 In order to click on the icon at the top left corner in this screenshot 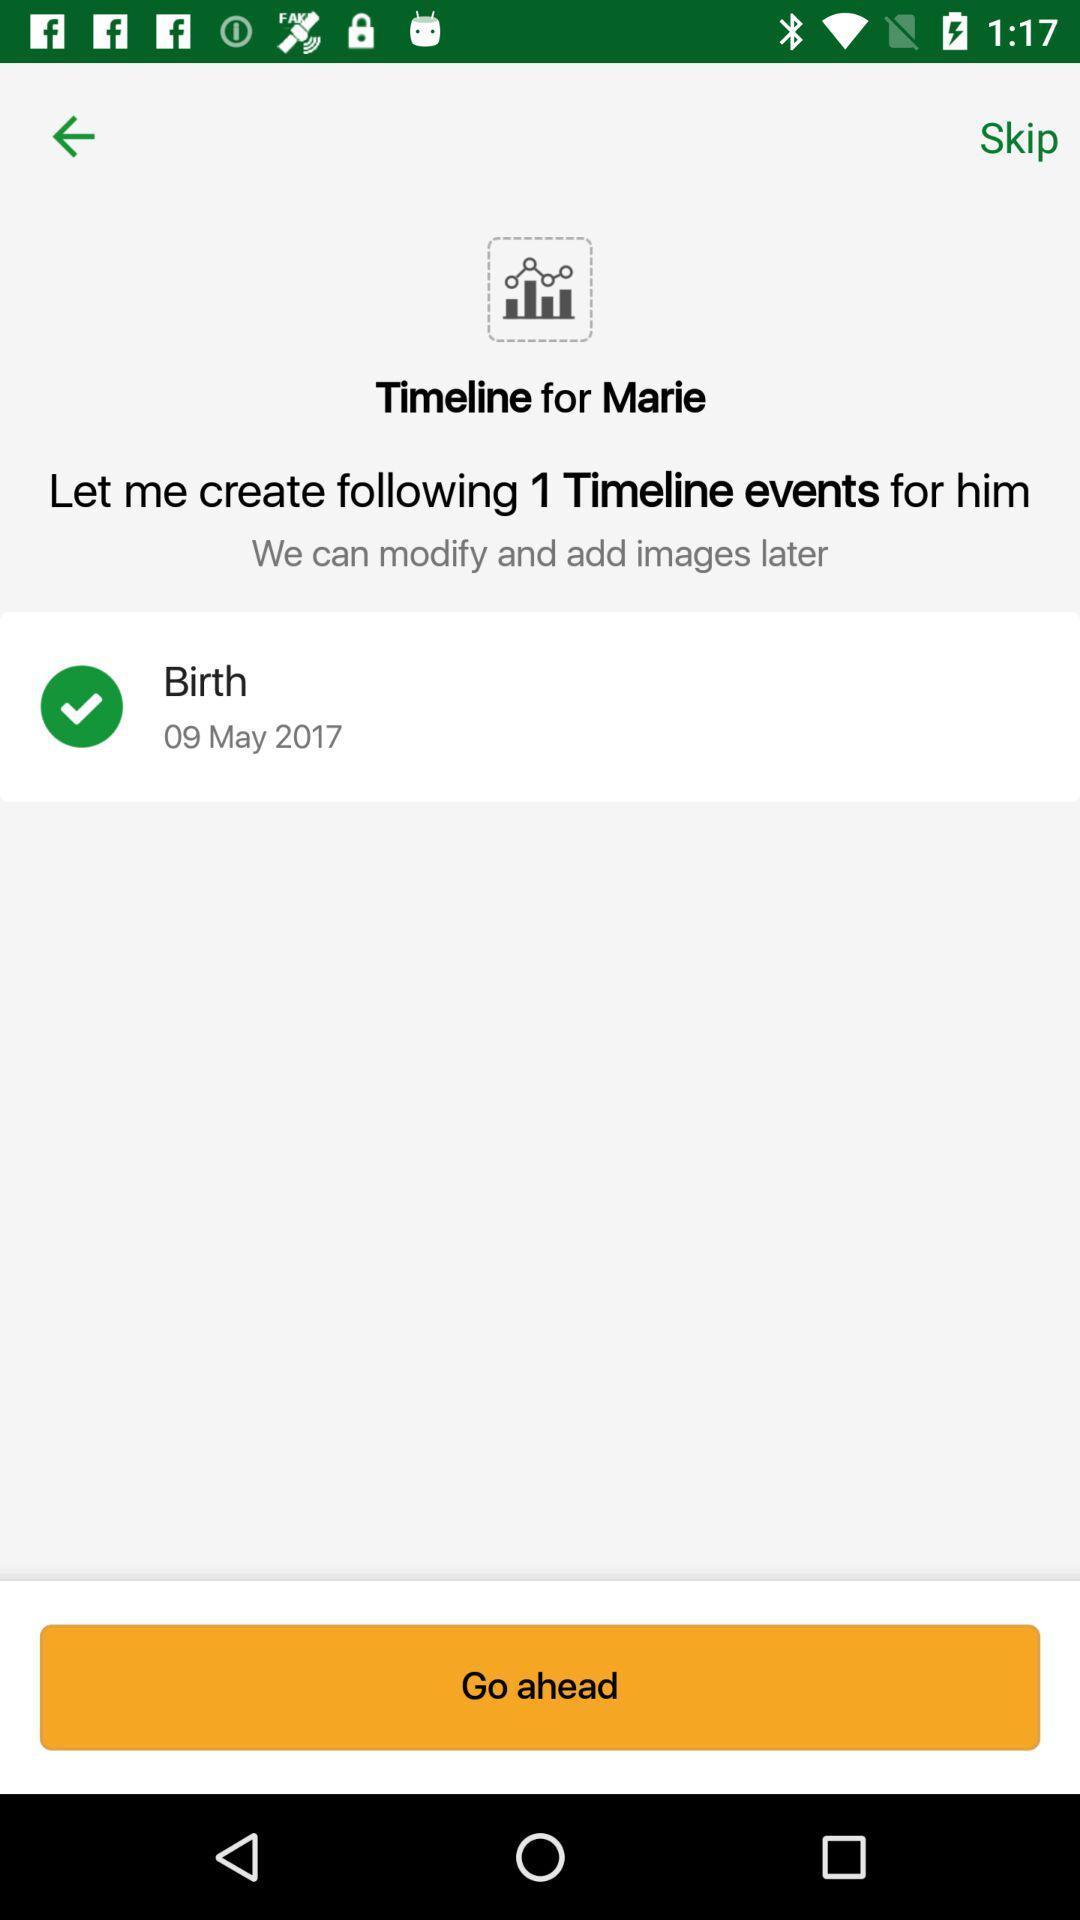, I will do `click(72, 135)`.